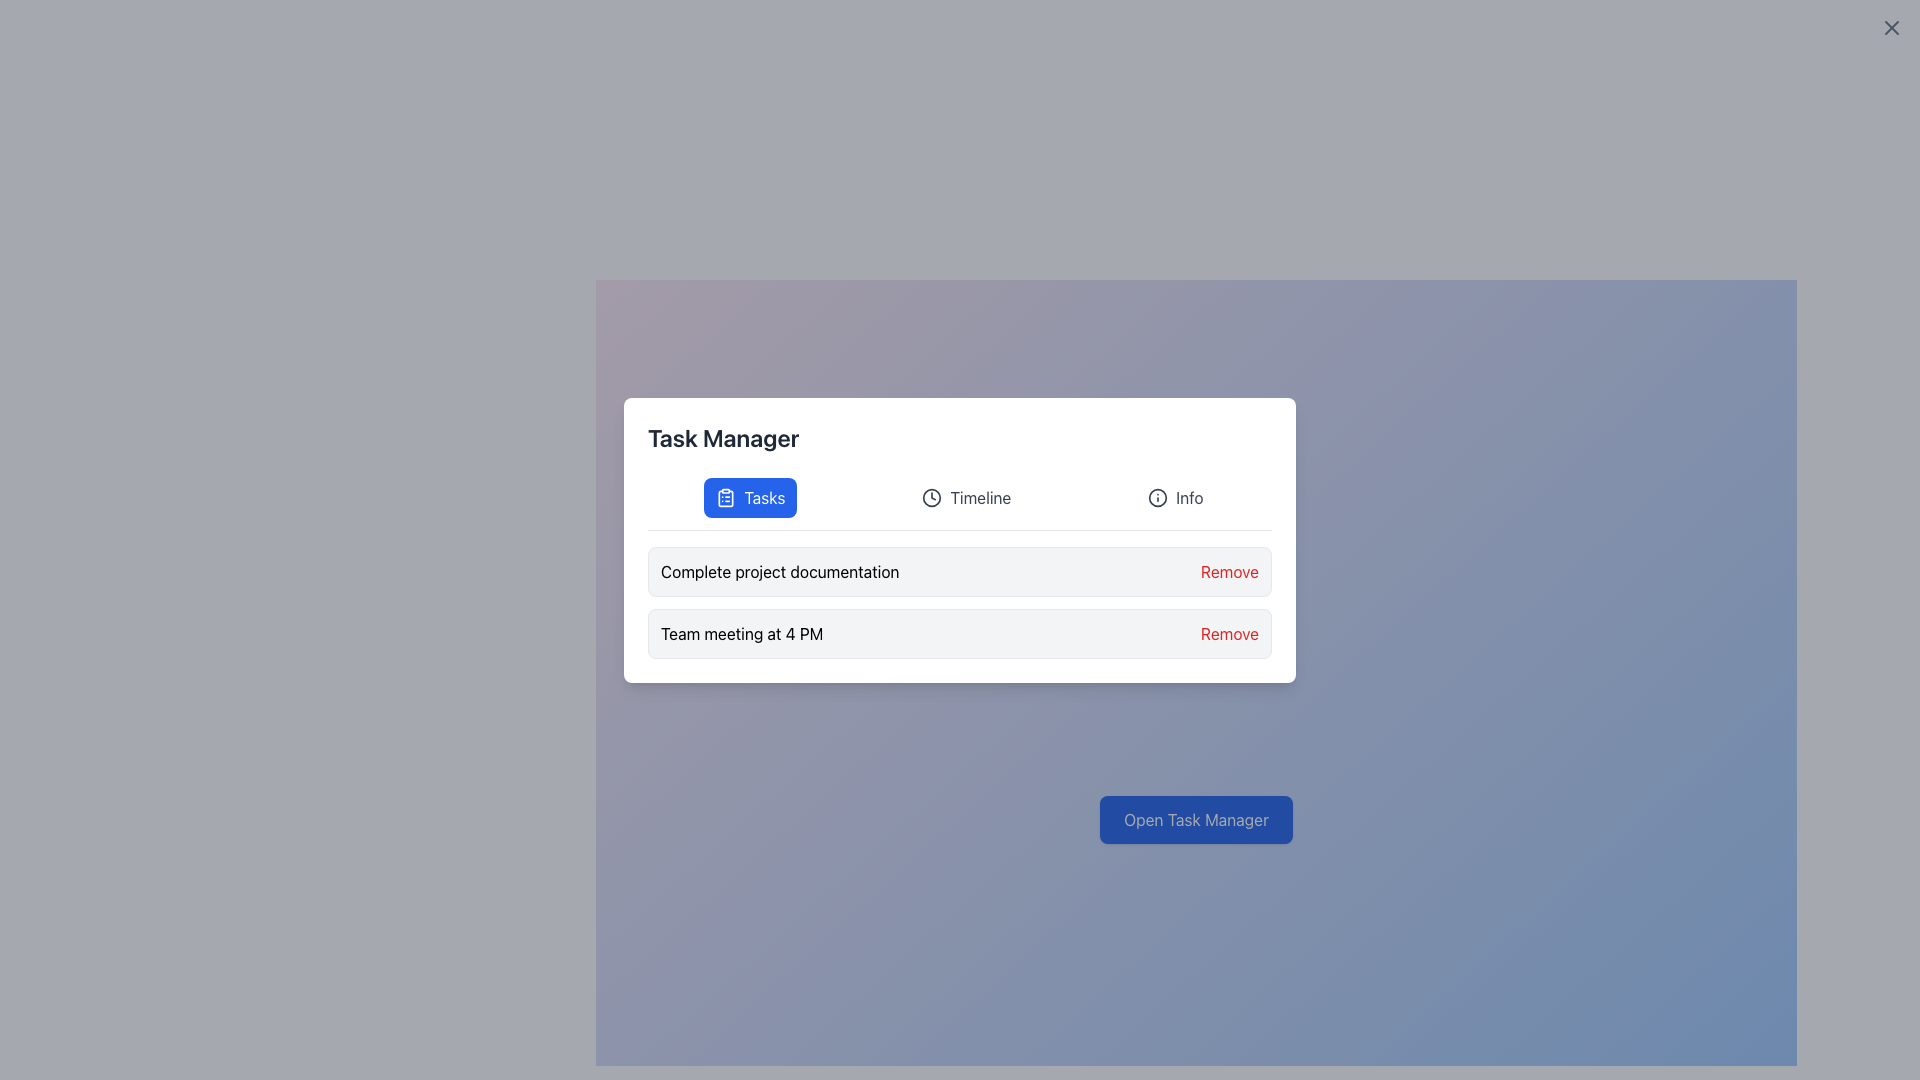 The image size is (1920, 1080). What do you see at coordinates (725, 497) in the screenshot?
I see `the clipboard vector icon located at the top left of the 'Task Manager' card, part of the 'Tasks' tab` at bounding box center [725, 497].